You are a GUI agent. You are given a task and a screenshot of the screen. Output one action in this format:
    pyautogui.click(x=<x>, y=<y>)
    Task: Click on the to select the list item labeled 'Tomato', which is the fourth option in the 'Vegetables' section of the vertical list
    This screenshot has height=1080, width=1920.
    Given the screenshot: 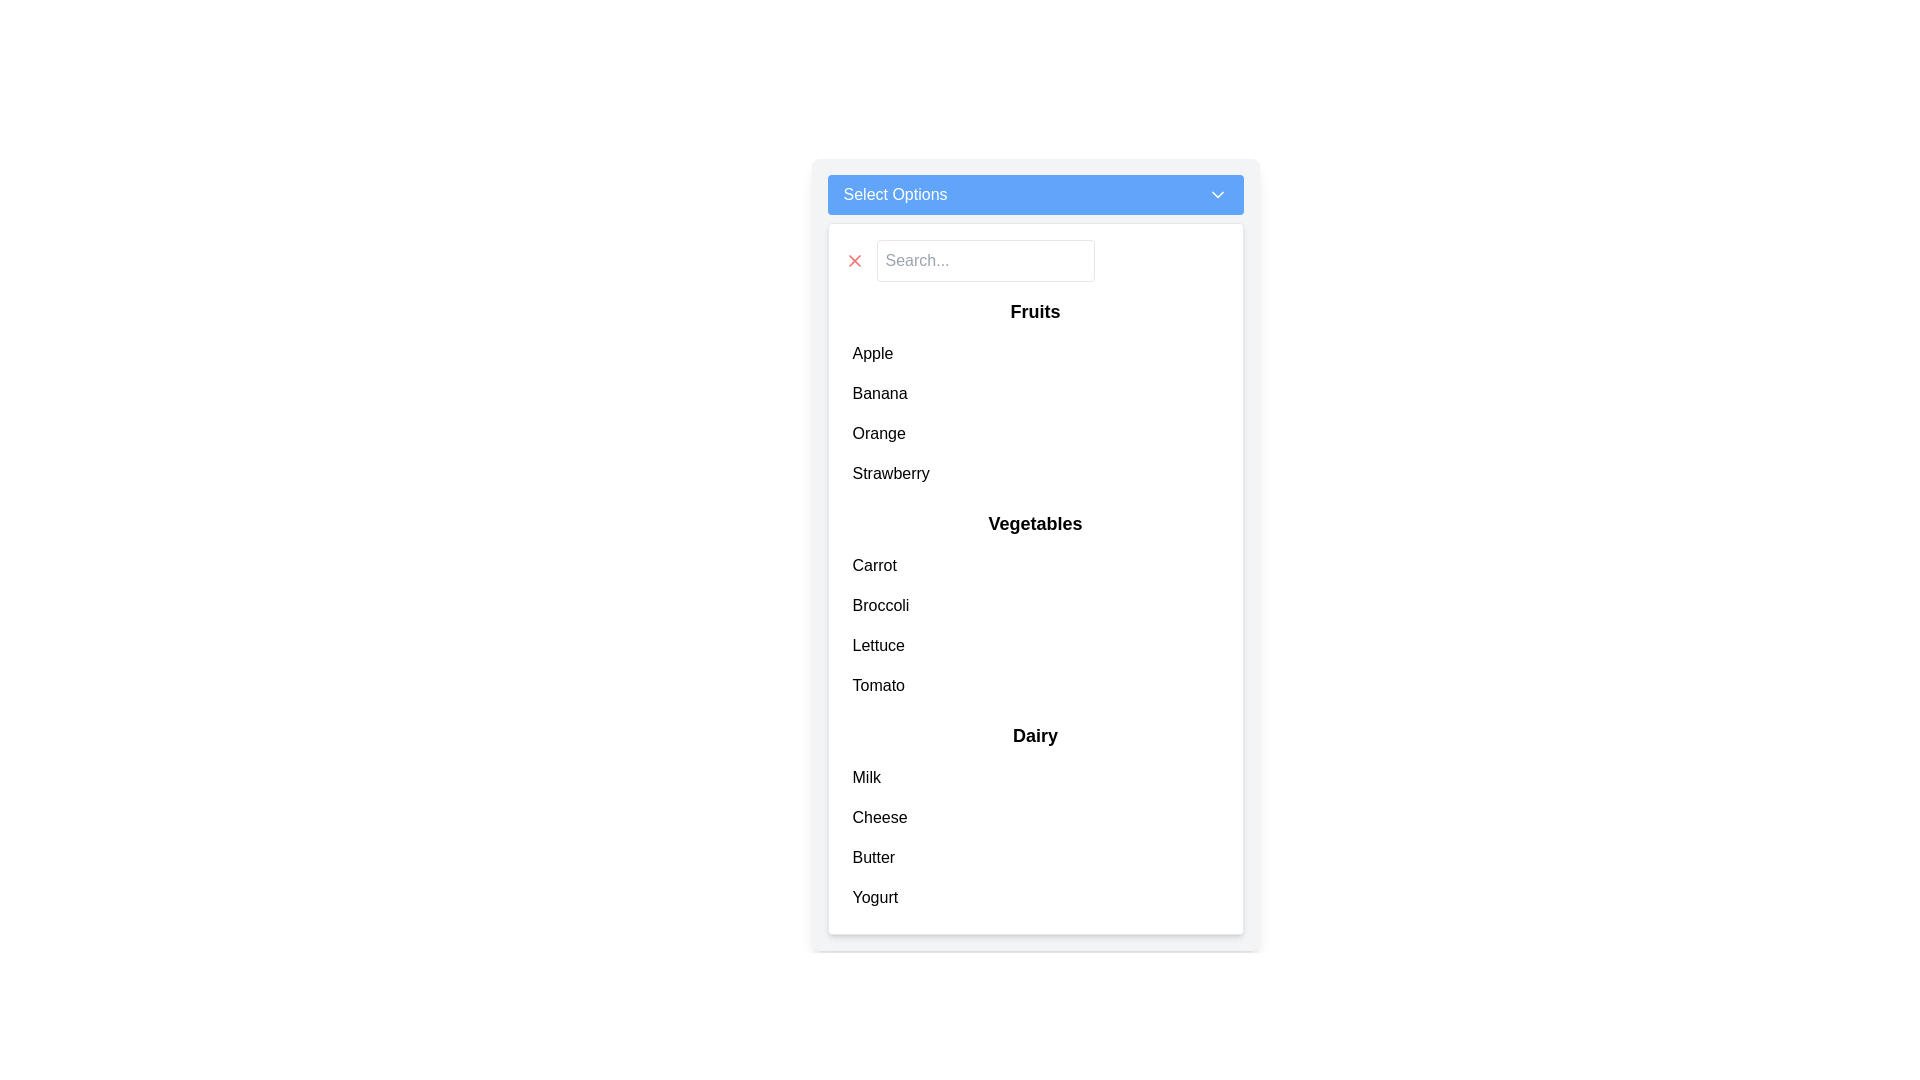 What is the action you would take?
    pyautogui.click(x=1035, y=685)
    